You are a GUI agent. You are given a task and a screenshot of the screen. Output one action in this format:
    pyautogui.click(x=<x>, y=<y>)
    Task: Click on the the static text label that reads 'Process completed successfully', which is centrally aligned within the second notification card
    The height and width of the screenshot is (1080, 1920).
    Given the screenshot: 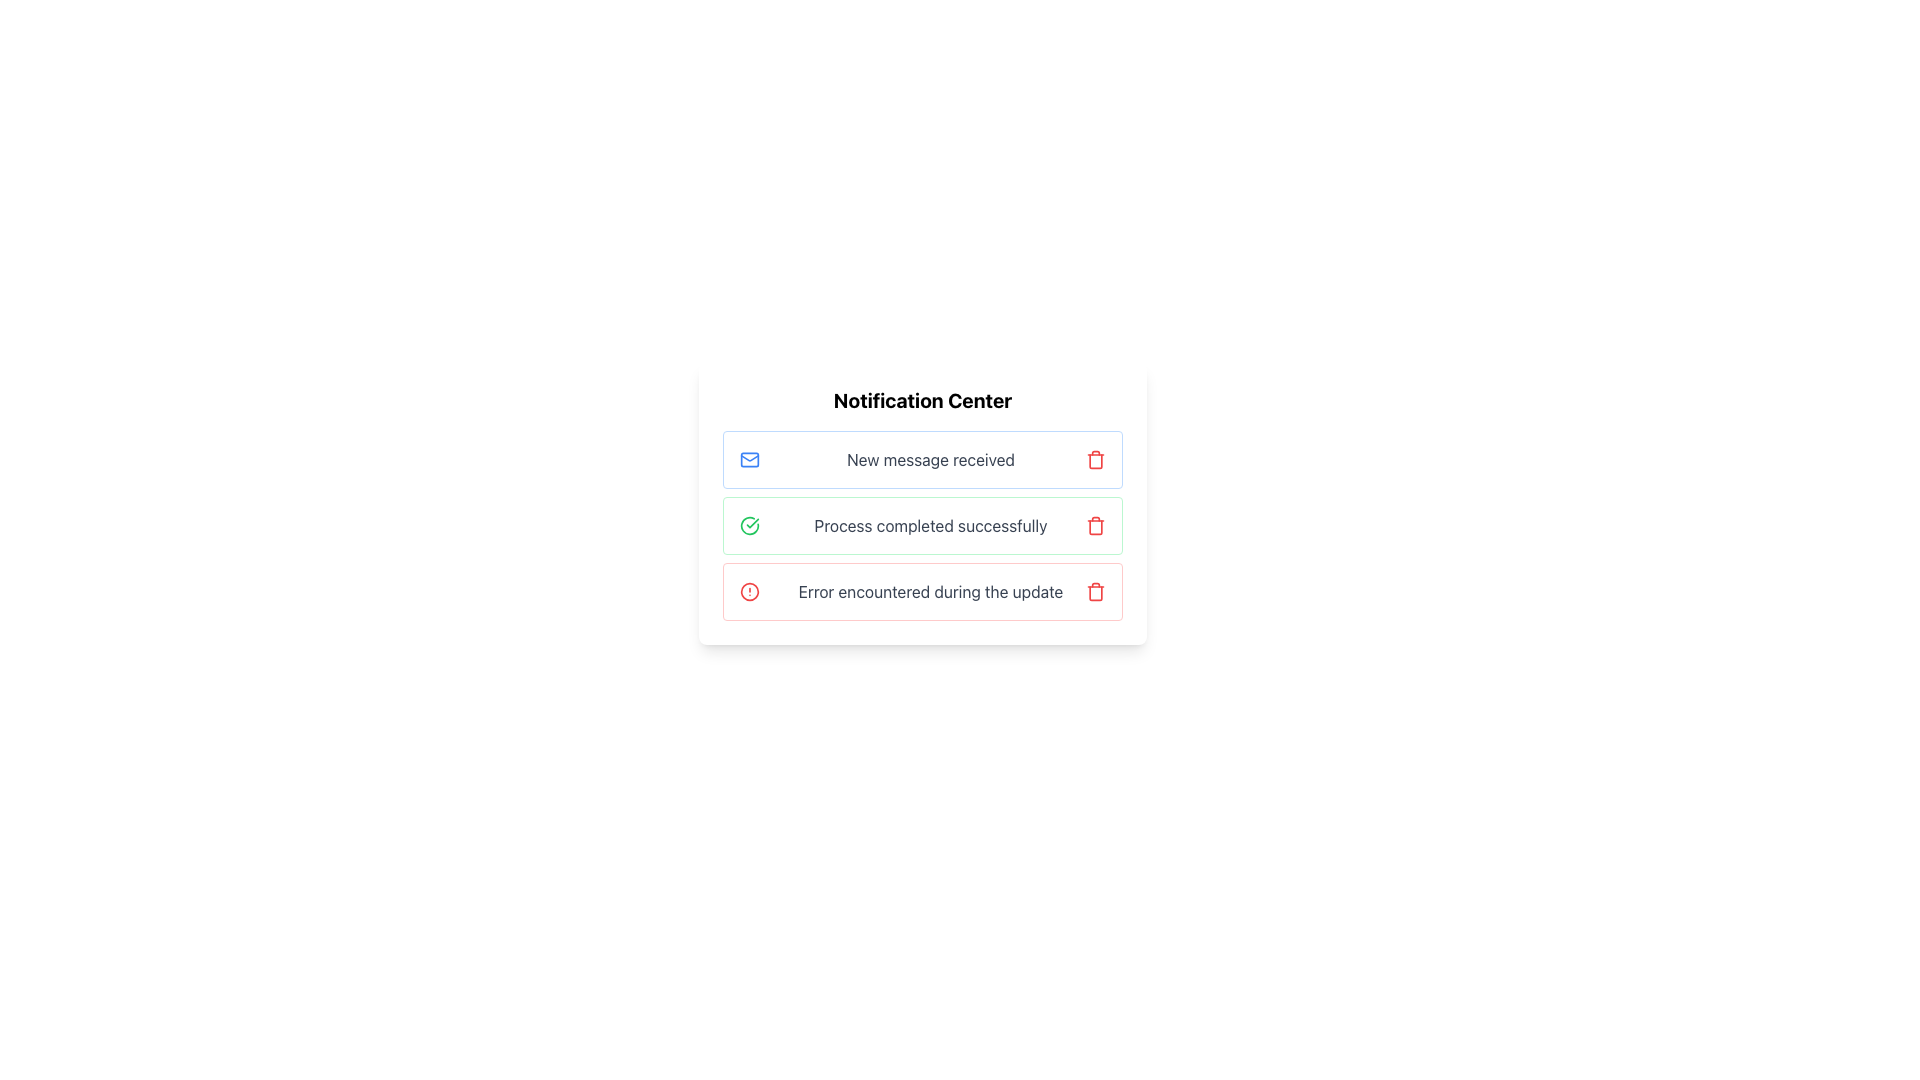 What is the action you would take?
    pyautogui.click(x=930, y=524)
    